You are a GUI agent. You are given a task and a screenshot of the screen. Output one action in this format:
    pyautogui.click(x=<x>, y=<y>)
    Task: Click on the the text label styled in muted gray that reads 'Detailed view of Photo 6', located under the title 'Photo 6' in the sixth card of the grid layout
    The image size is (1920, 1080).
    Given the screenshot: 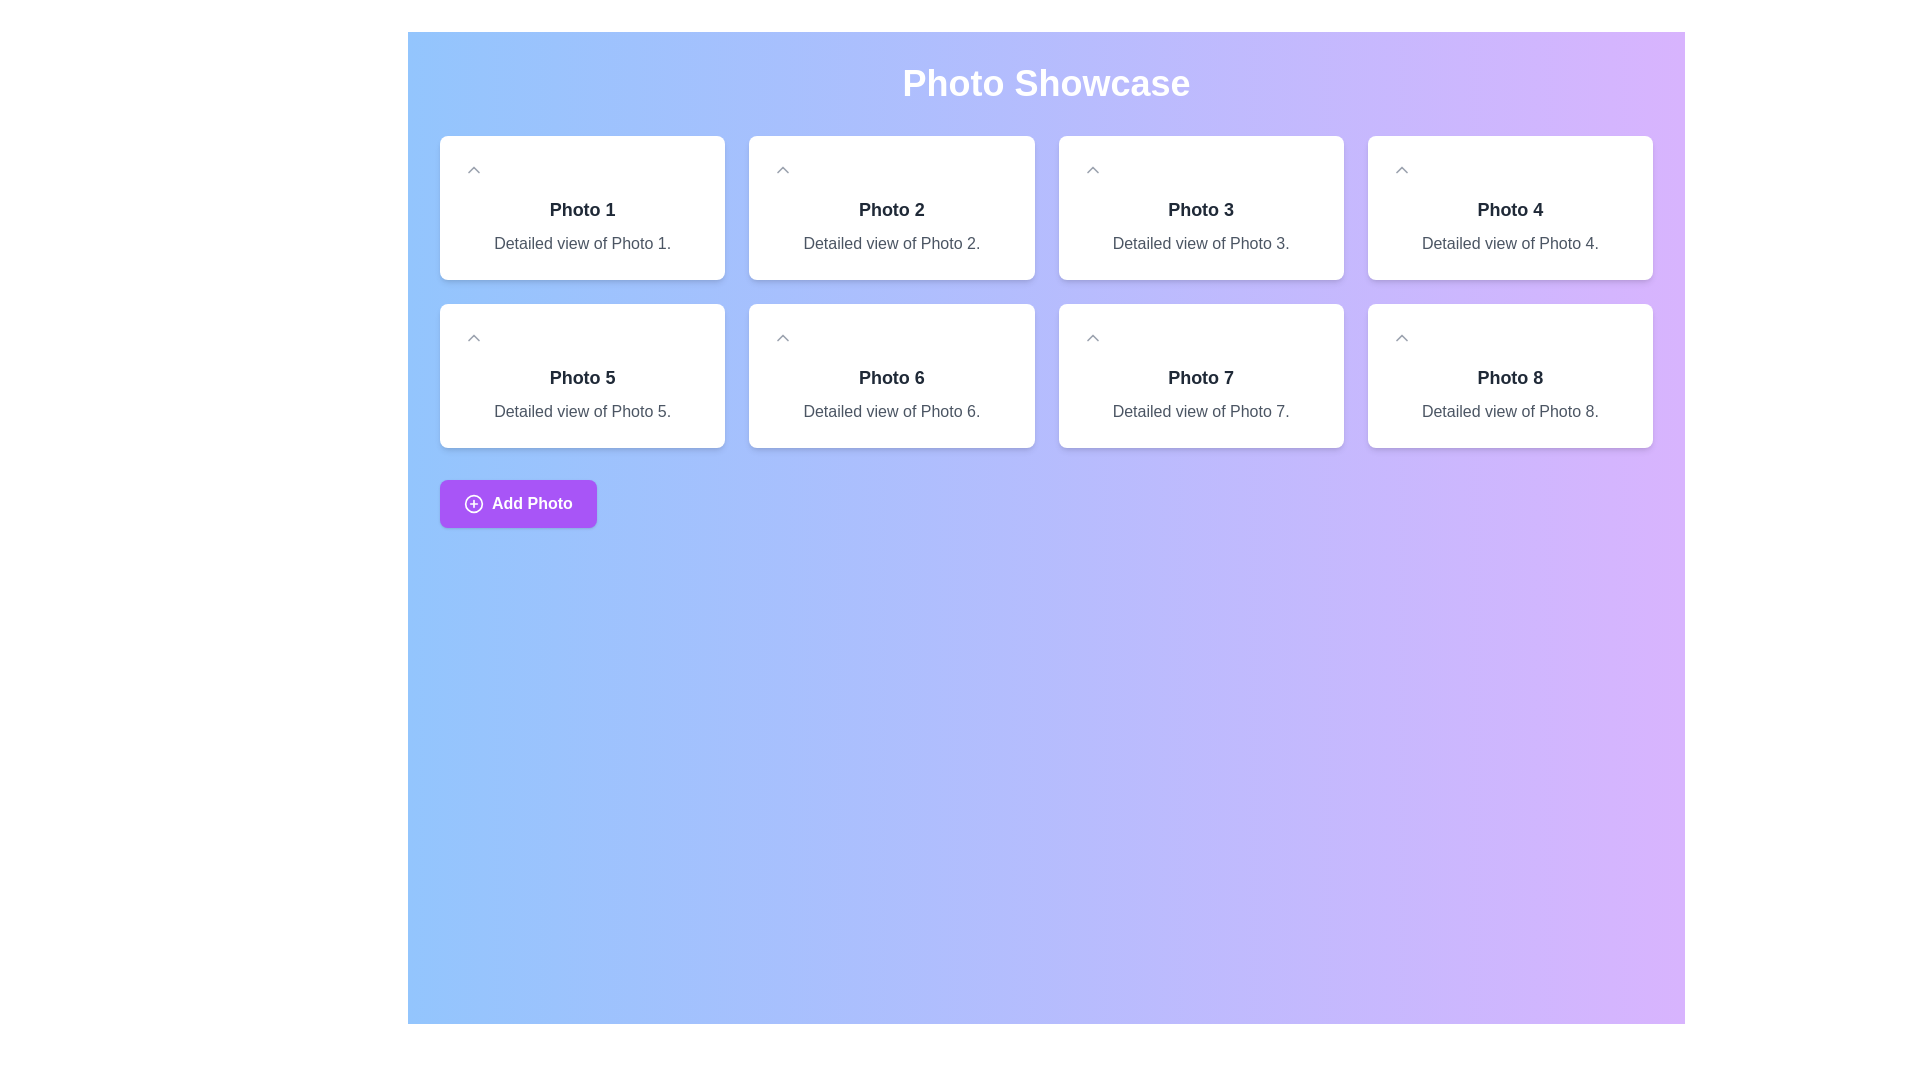 What is the action you would take?
    pyautogui.click(x=890, y=411)
    